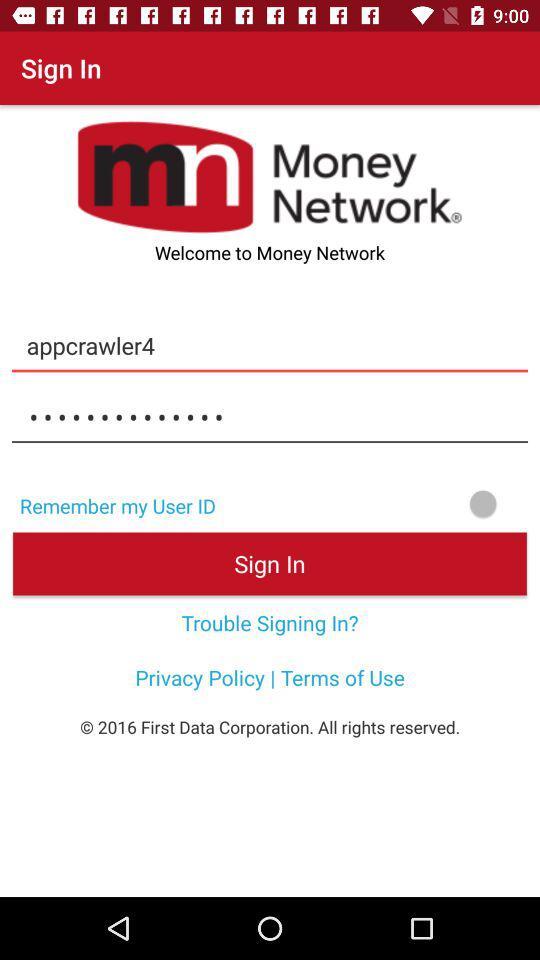 This screenshot has width=540, height=960. I want to click on the icon below appcrawler4 item, so click(270, 416).